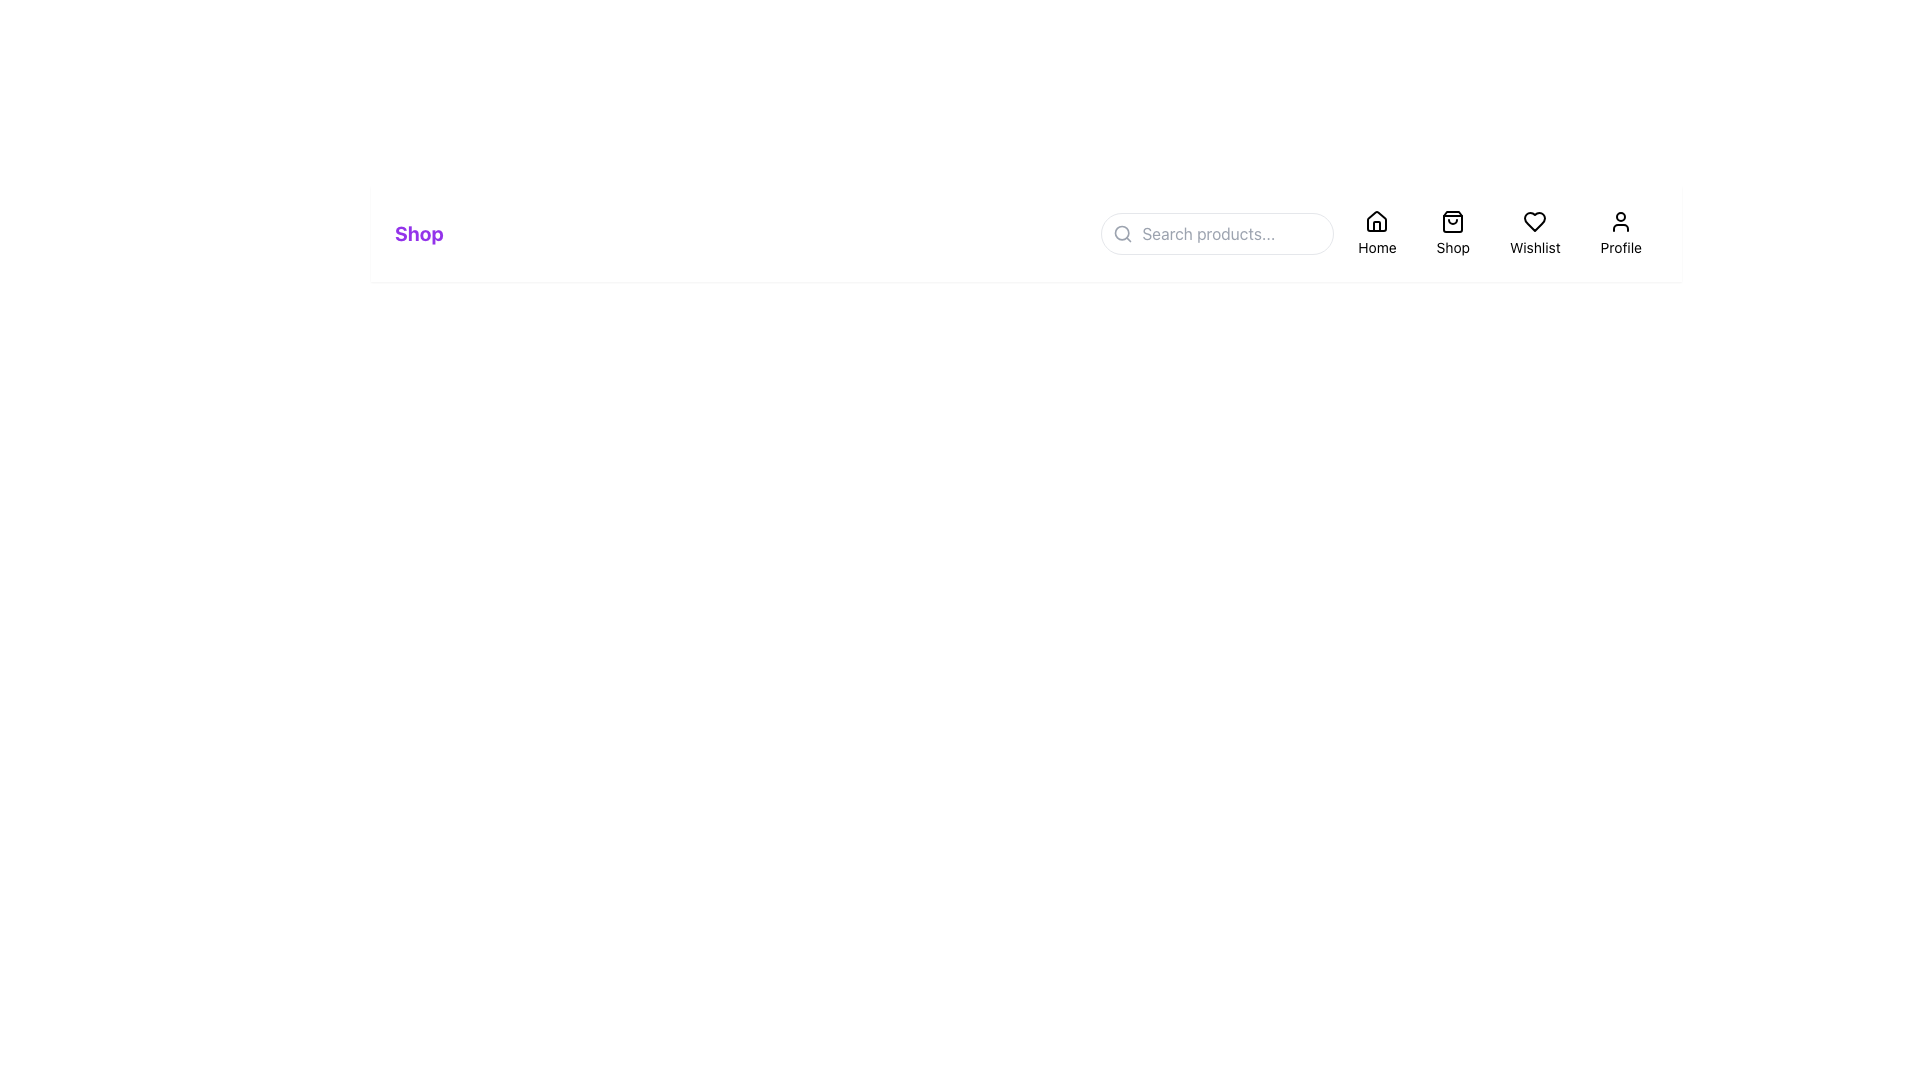 This screenshot has height=1080, width=1920. What do you see at coordinates (1453, 222) in the screenshot?
I see `the 'Shop' icon in the navigation menu` at bounding box center [1453, 222].